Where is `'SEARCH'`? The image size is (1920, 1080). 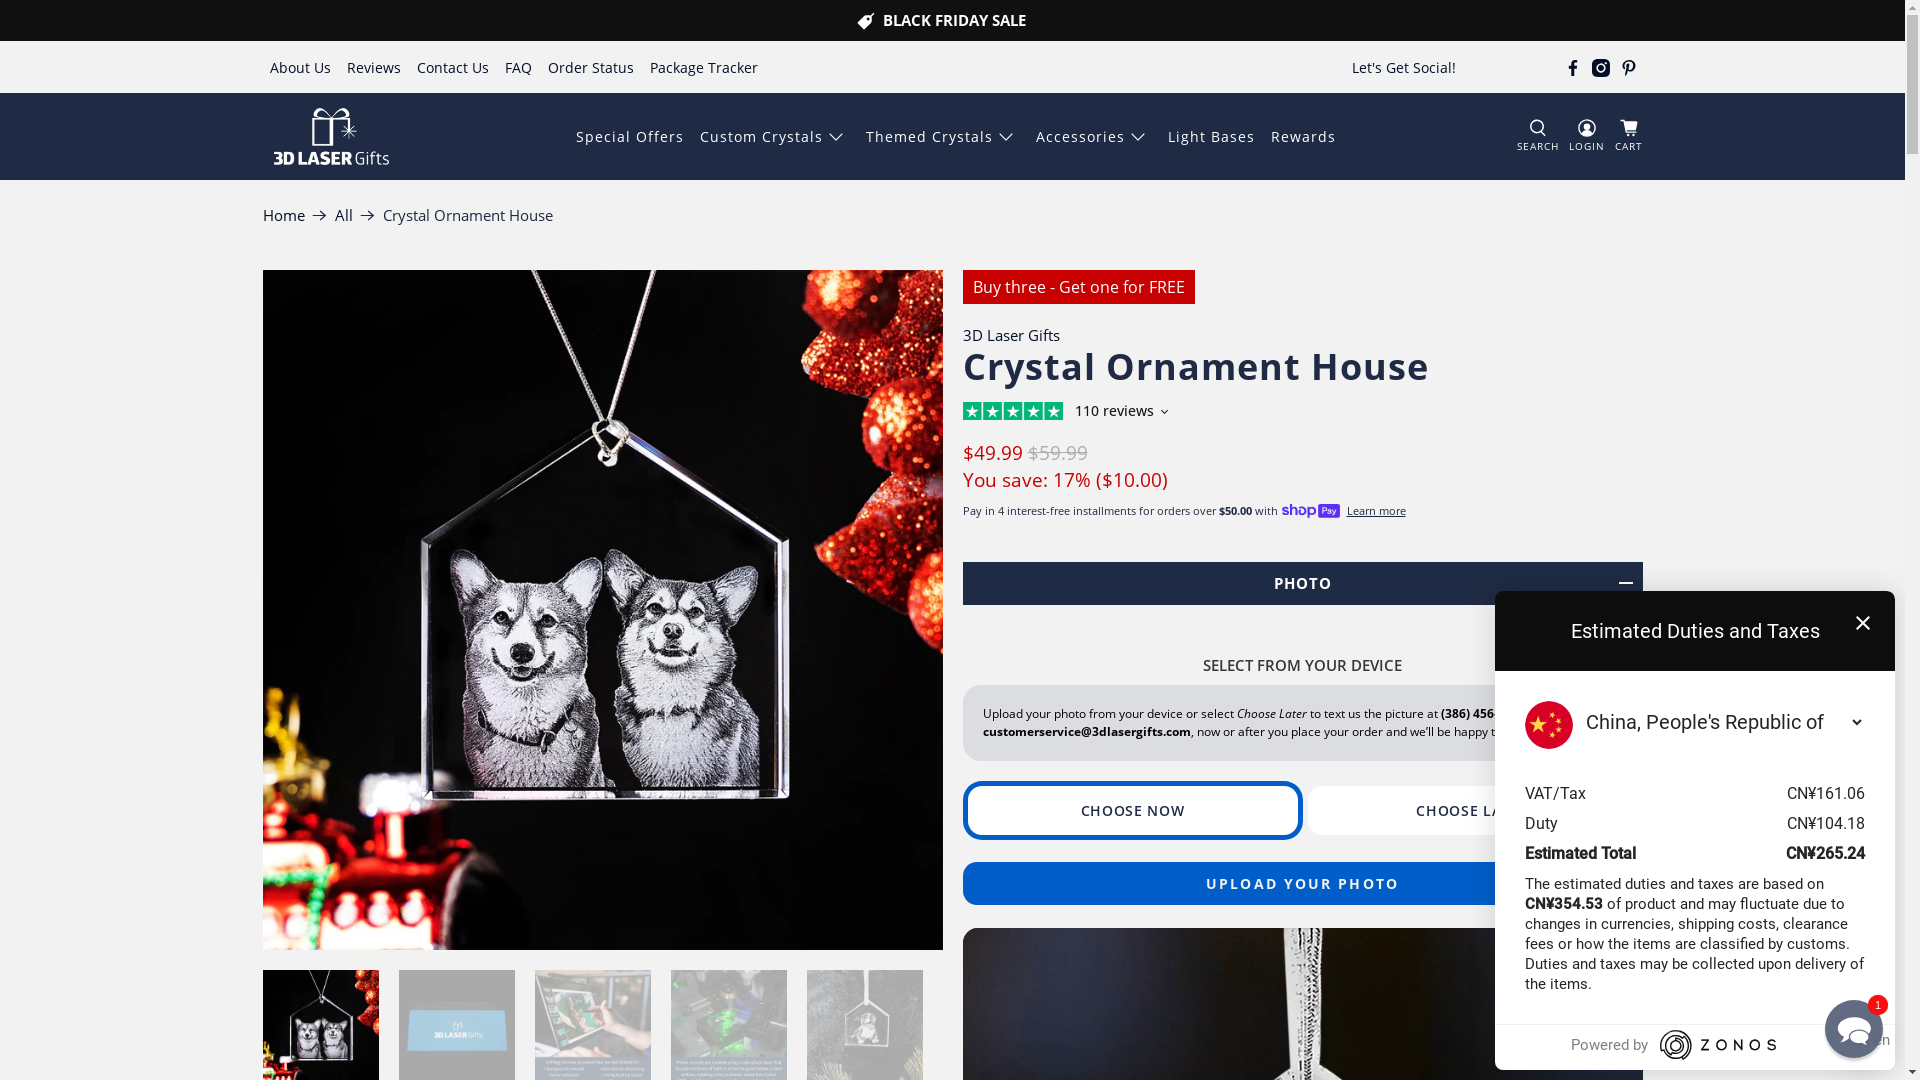 'SEARCH' is located at coordinates (1536, 135).